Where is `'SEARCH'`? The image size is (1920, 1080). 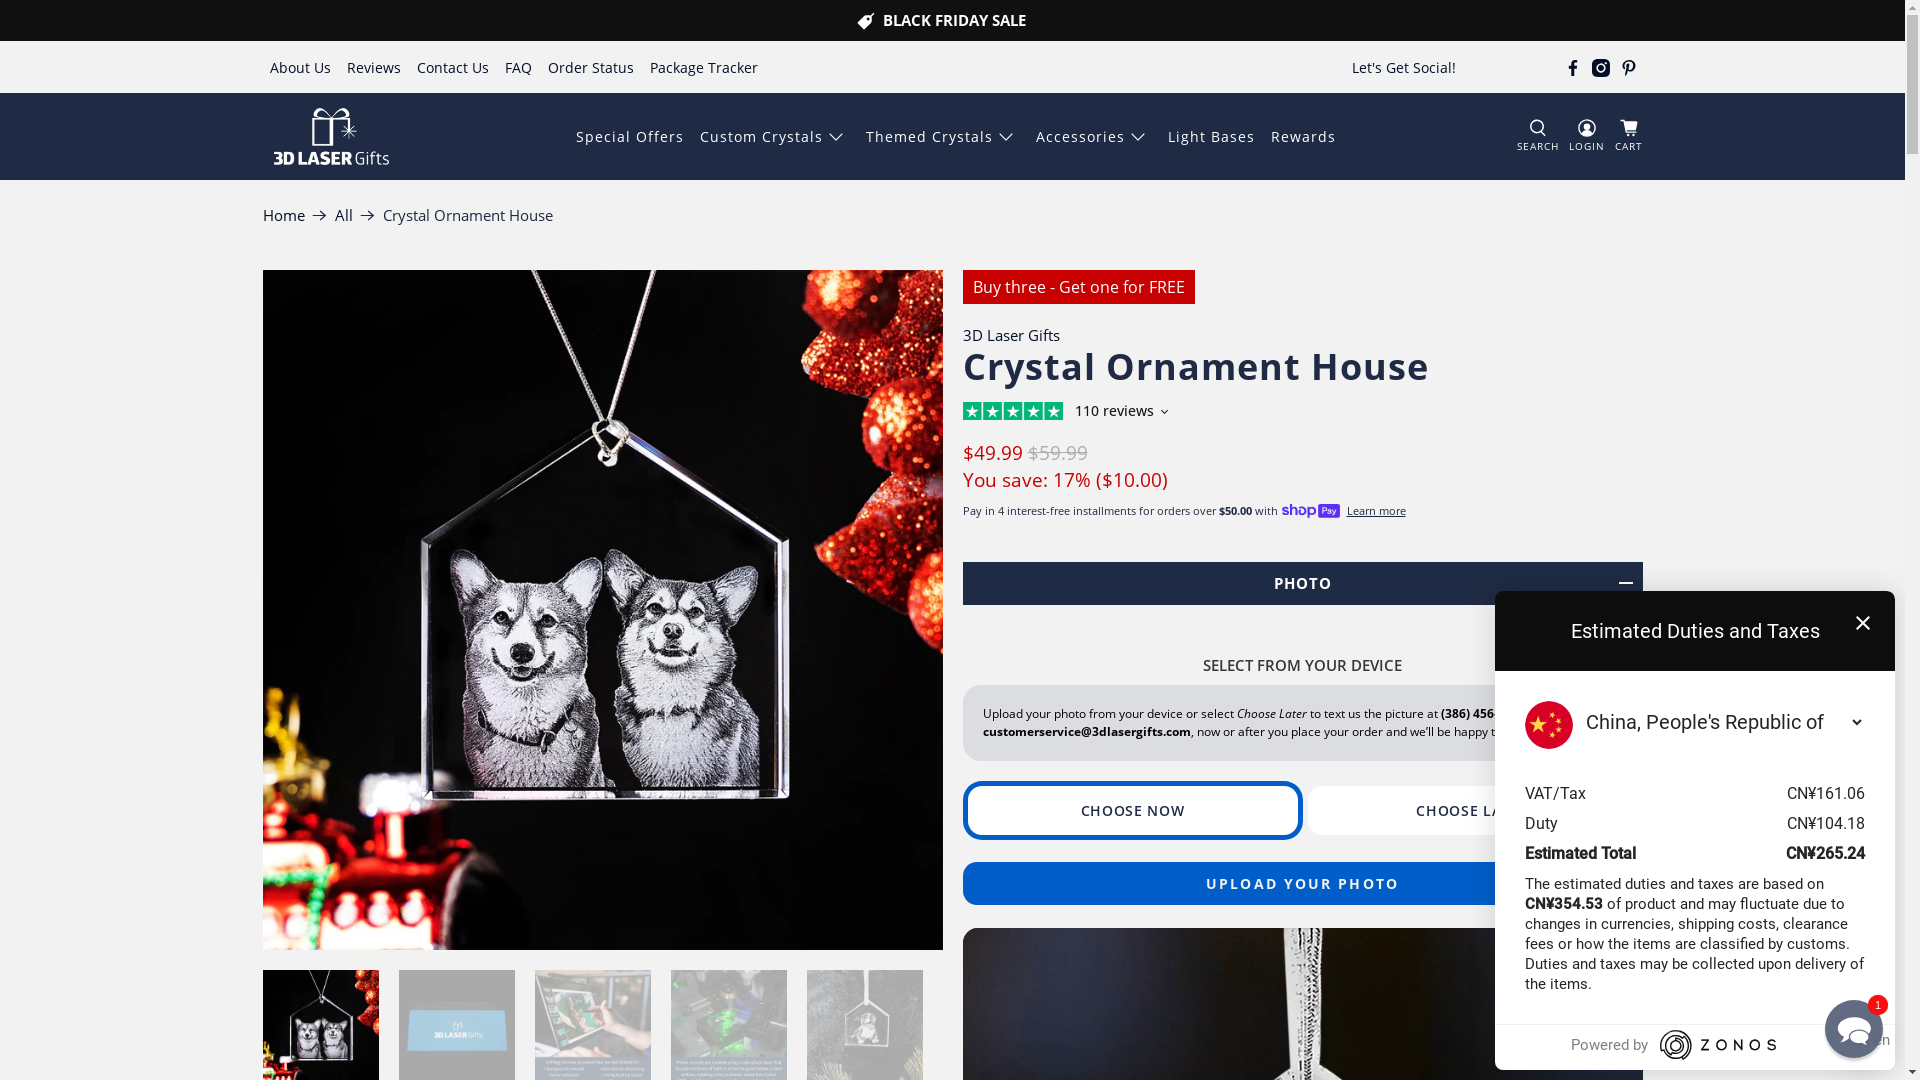 'SEARCH' is located at coordinates (1536, 135).